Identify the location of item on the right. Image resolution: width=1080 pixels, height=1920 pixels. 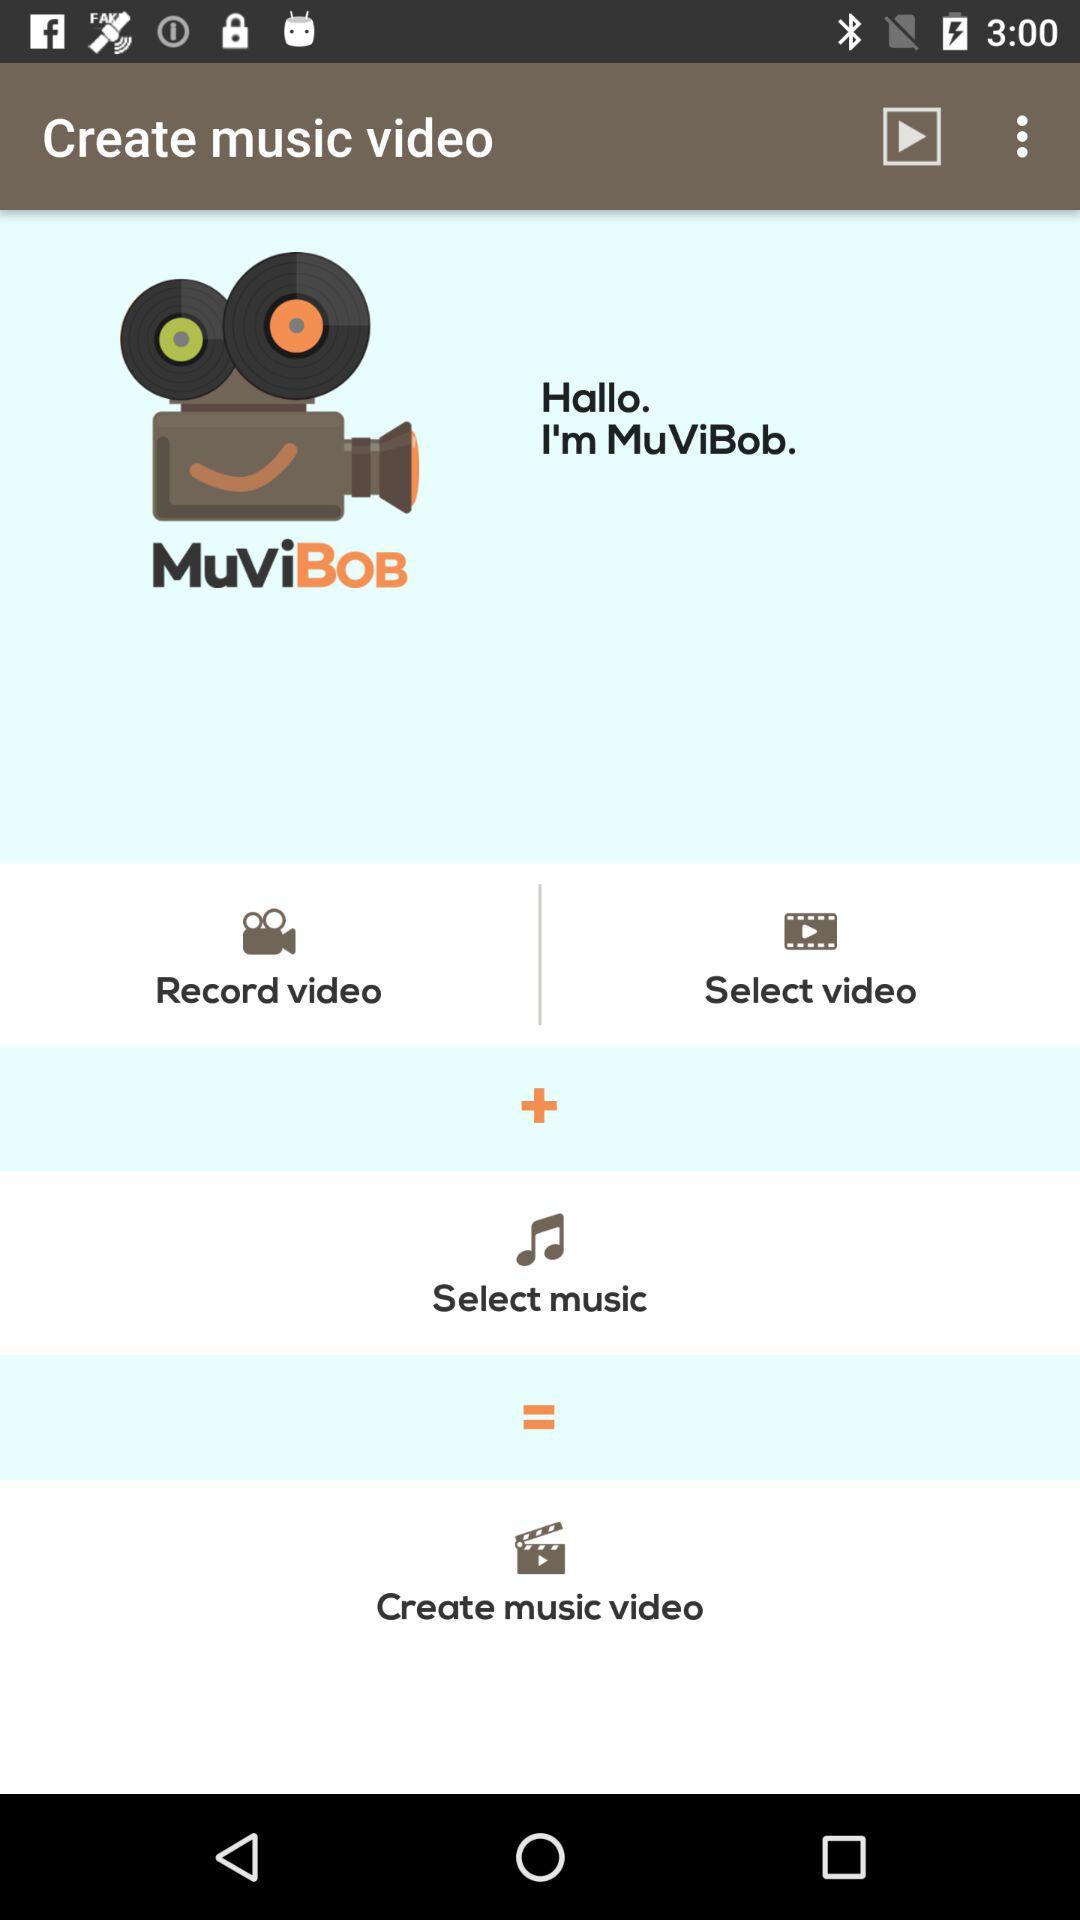
(810, 953).